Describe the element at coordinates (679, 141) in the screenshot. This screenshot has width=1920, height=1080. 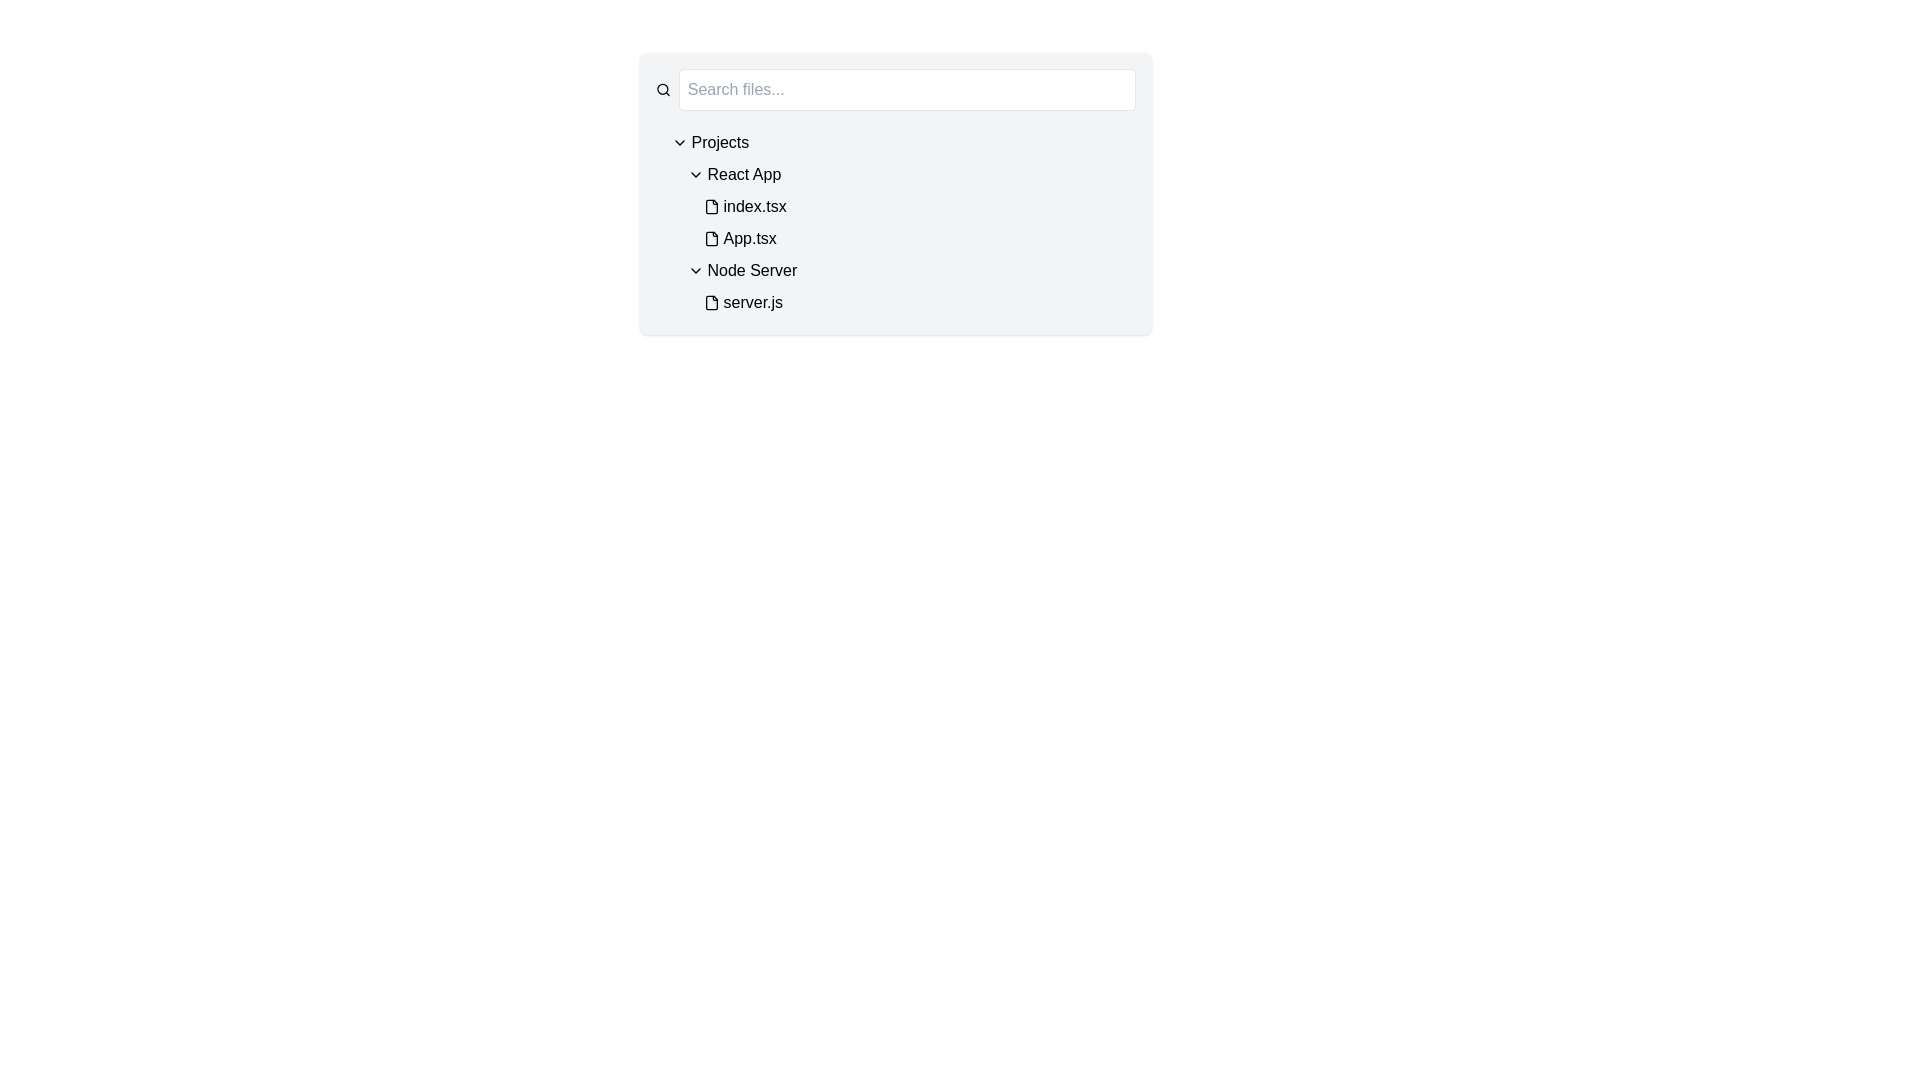
I see `the downward-facing chevron icon located to the left of the 'Projects' entry in the vertical navigation panel` at that location.